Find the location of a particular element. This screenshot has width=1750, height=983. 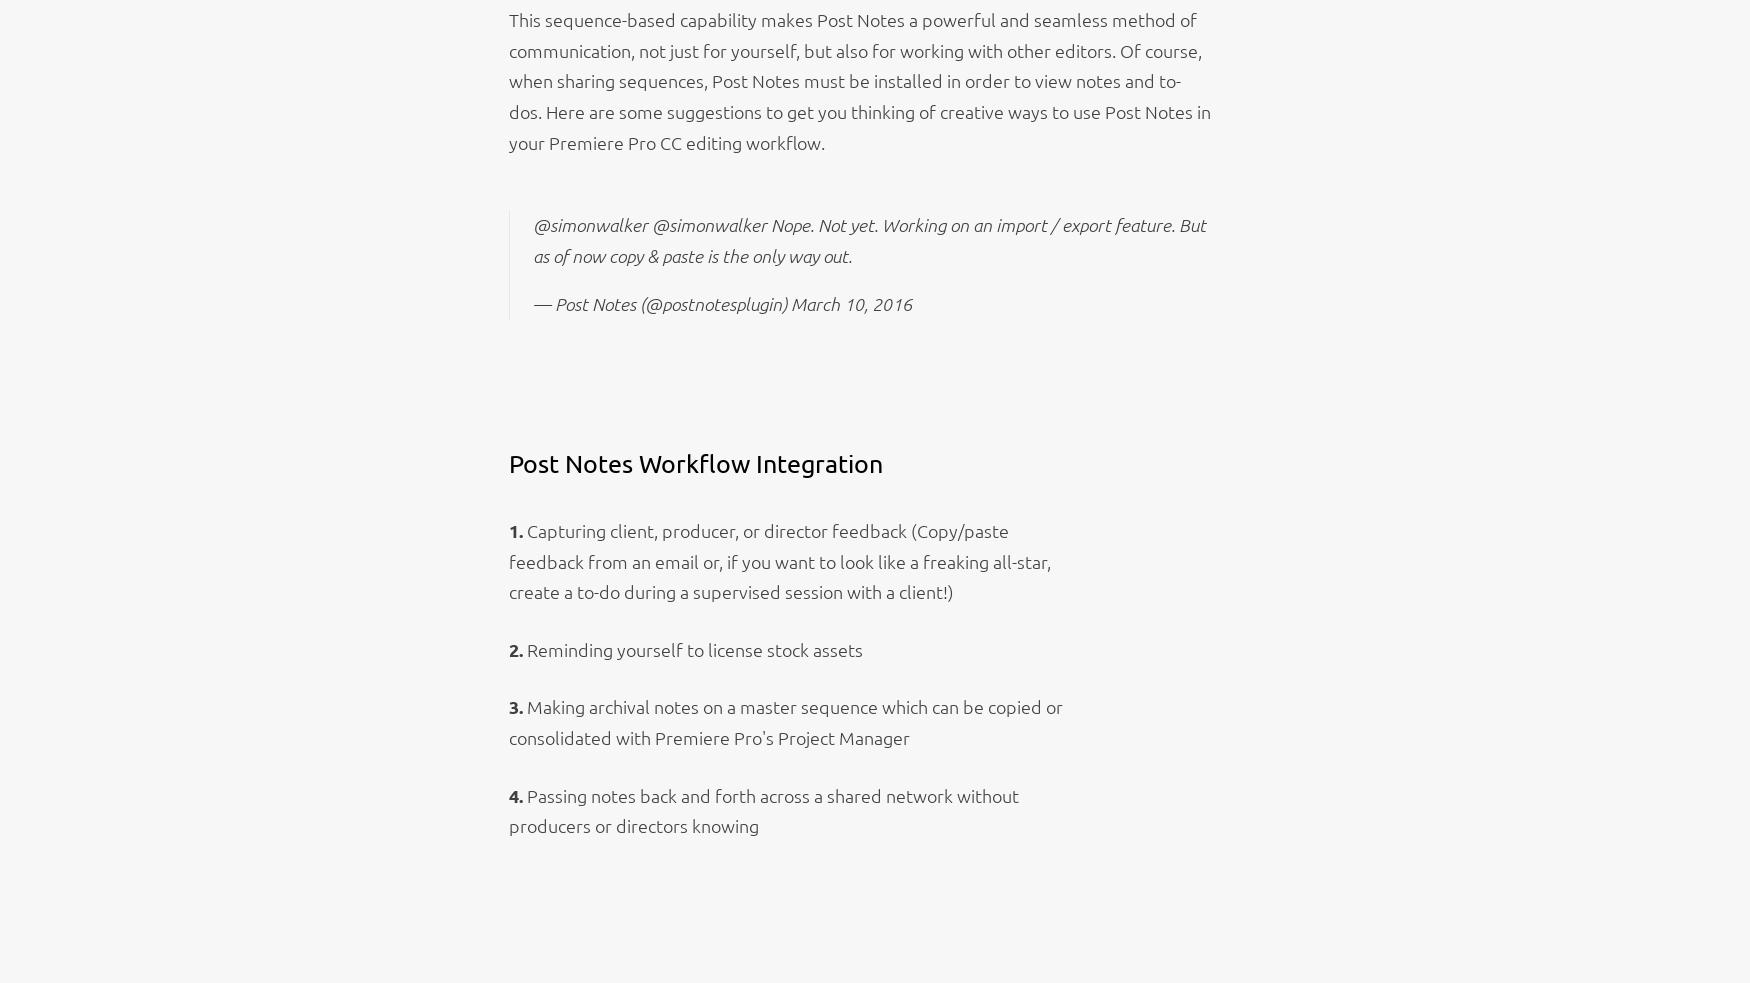

'Making archival notes on a master sequence which can be copied or consolidated with Premiere Pro's Project Manager' is located at coordinates (784, 721).